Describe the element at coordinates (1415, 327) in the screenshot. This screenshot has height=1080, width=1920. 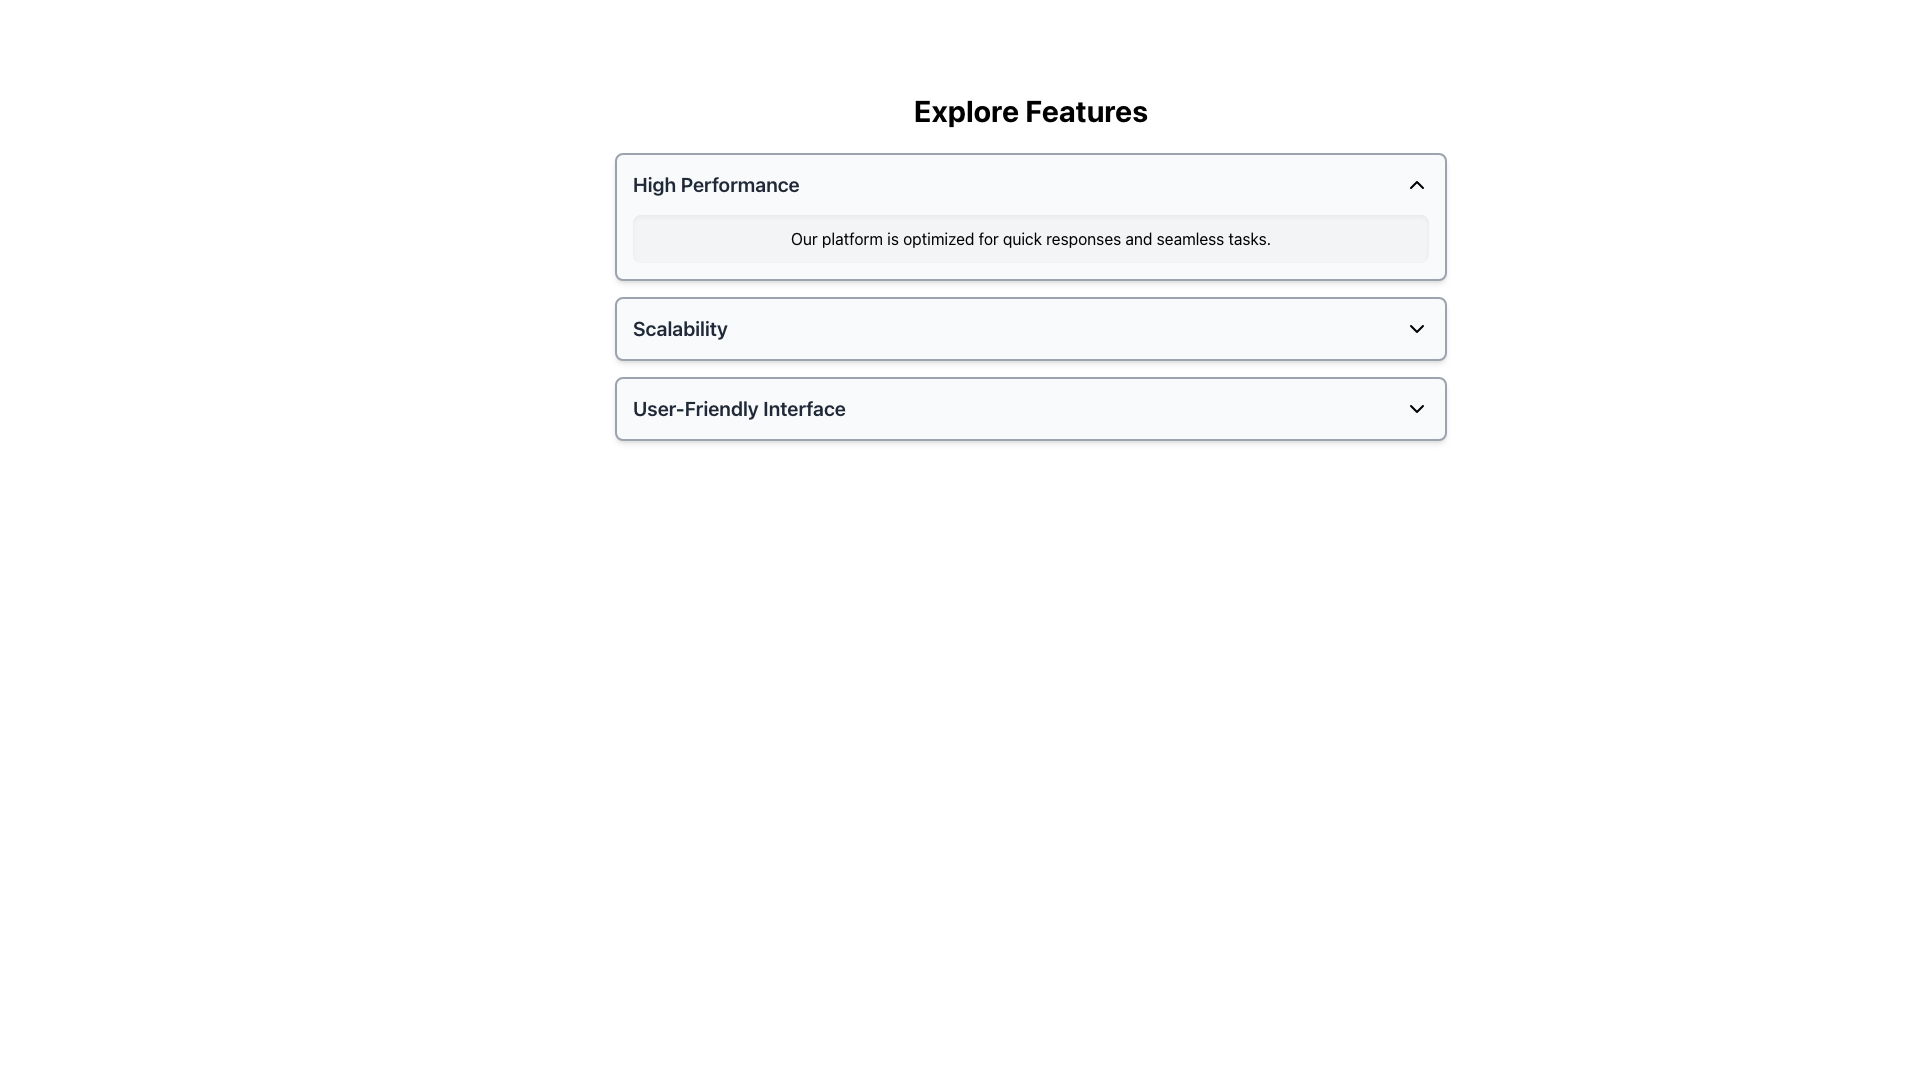
I see `Dropdown toggle icon located in the Scalability section to reveal additional details about its functionality` at that location.